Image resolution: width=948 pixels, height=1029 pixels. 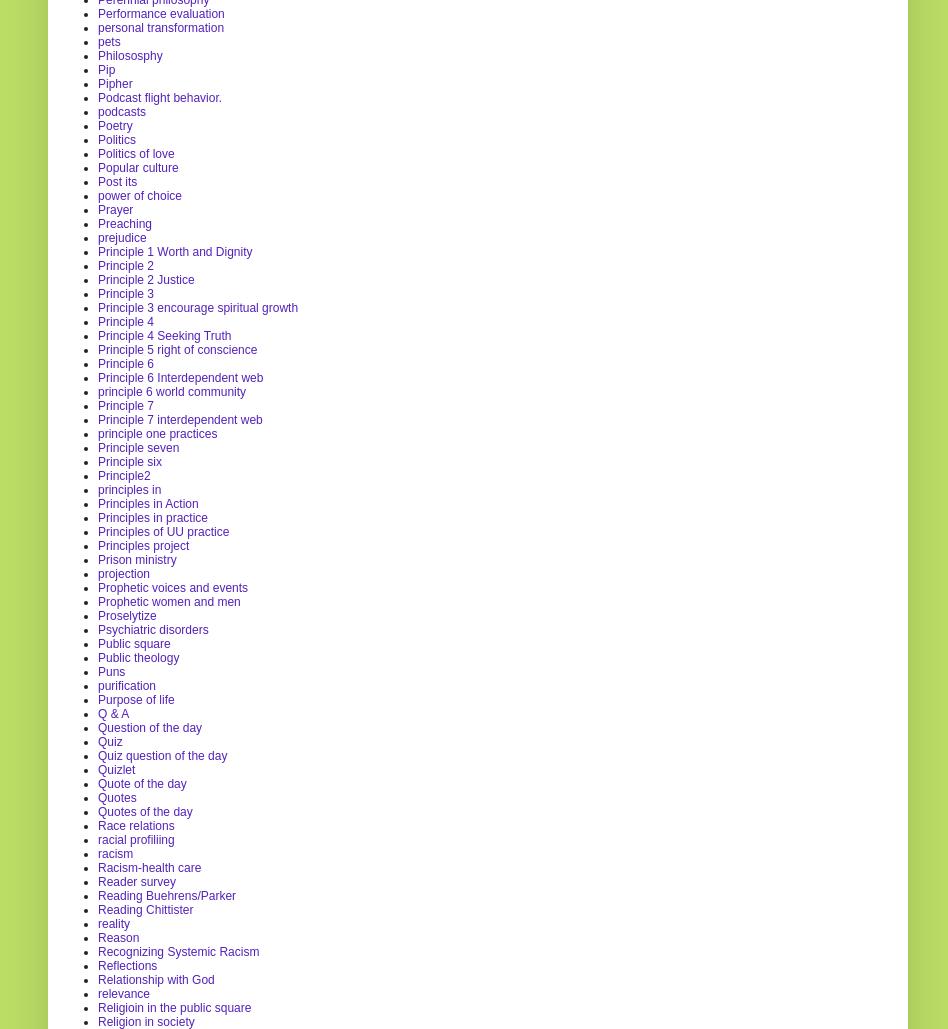 I want to click on 'Racism-health care', so click(x=98, y=866).